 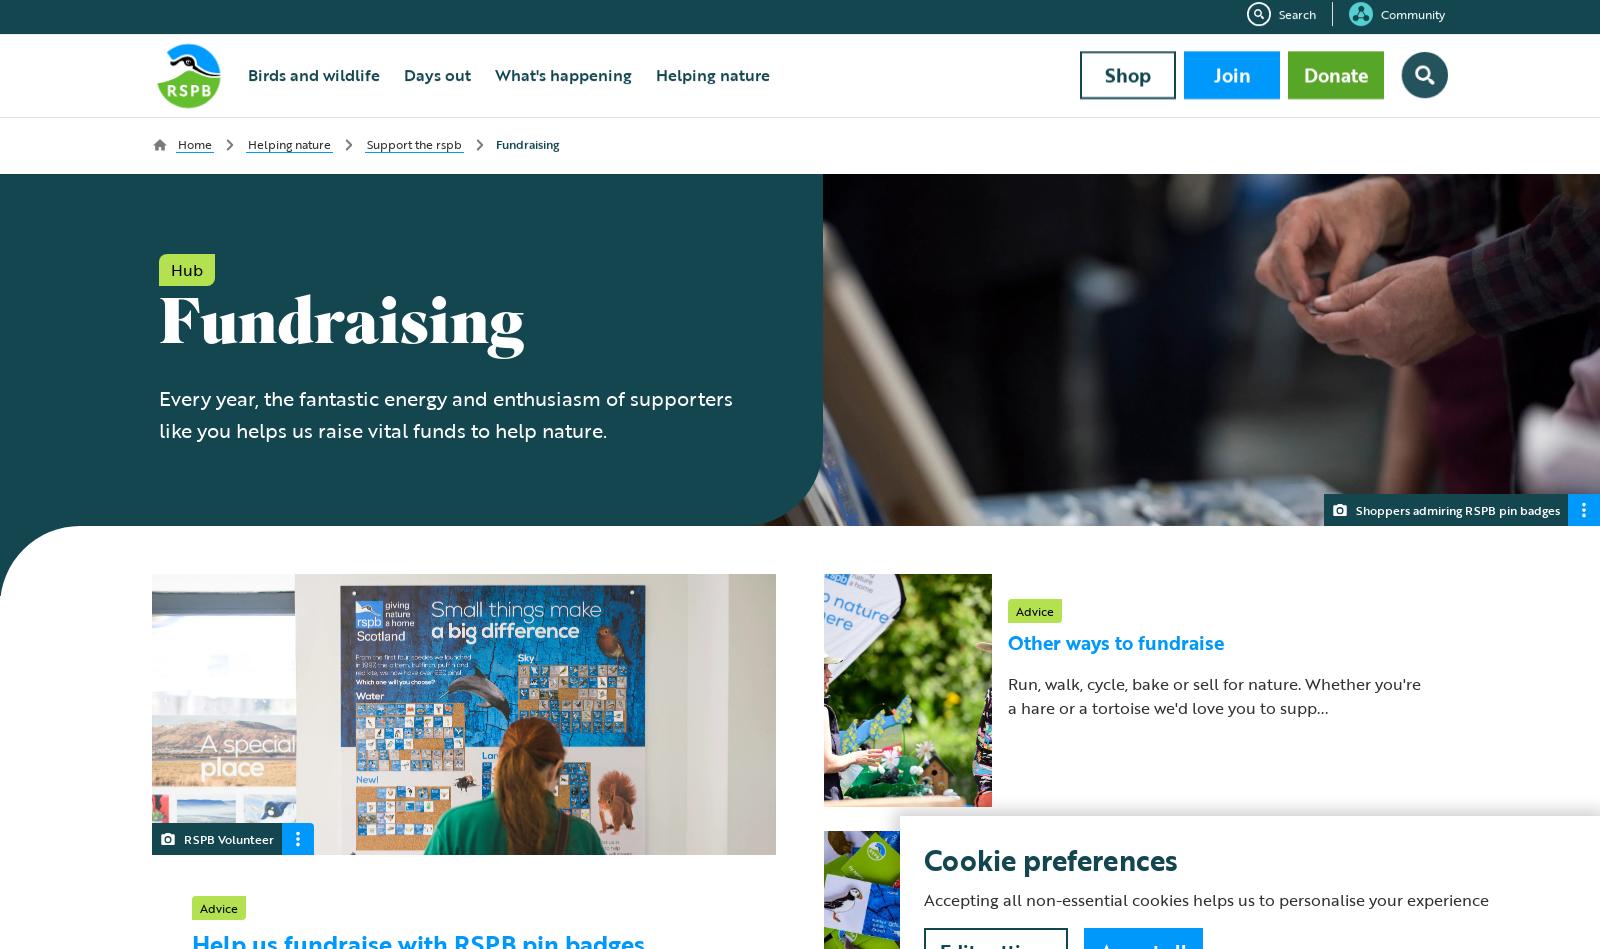 What do you see at coordinates (443, 413) in the screenshot?
I see `'Every year, the fantastic energy and enthusiasm of supporters like you helps us raise vital funds to help nature.'` at bounding box center [443, 413].